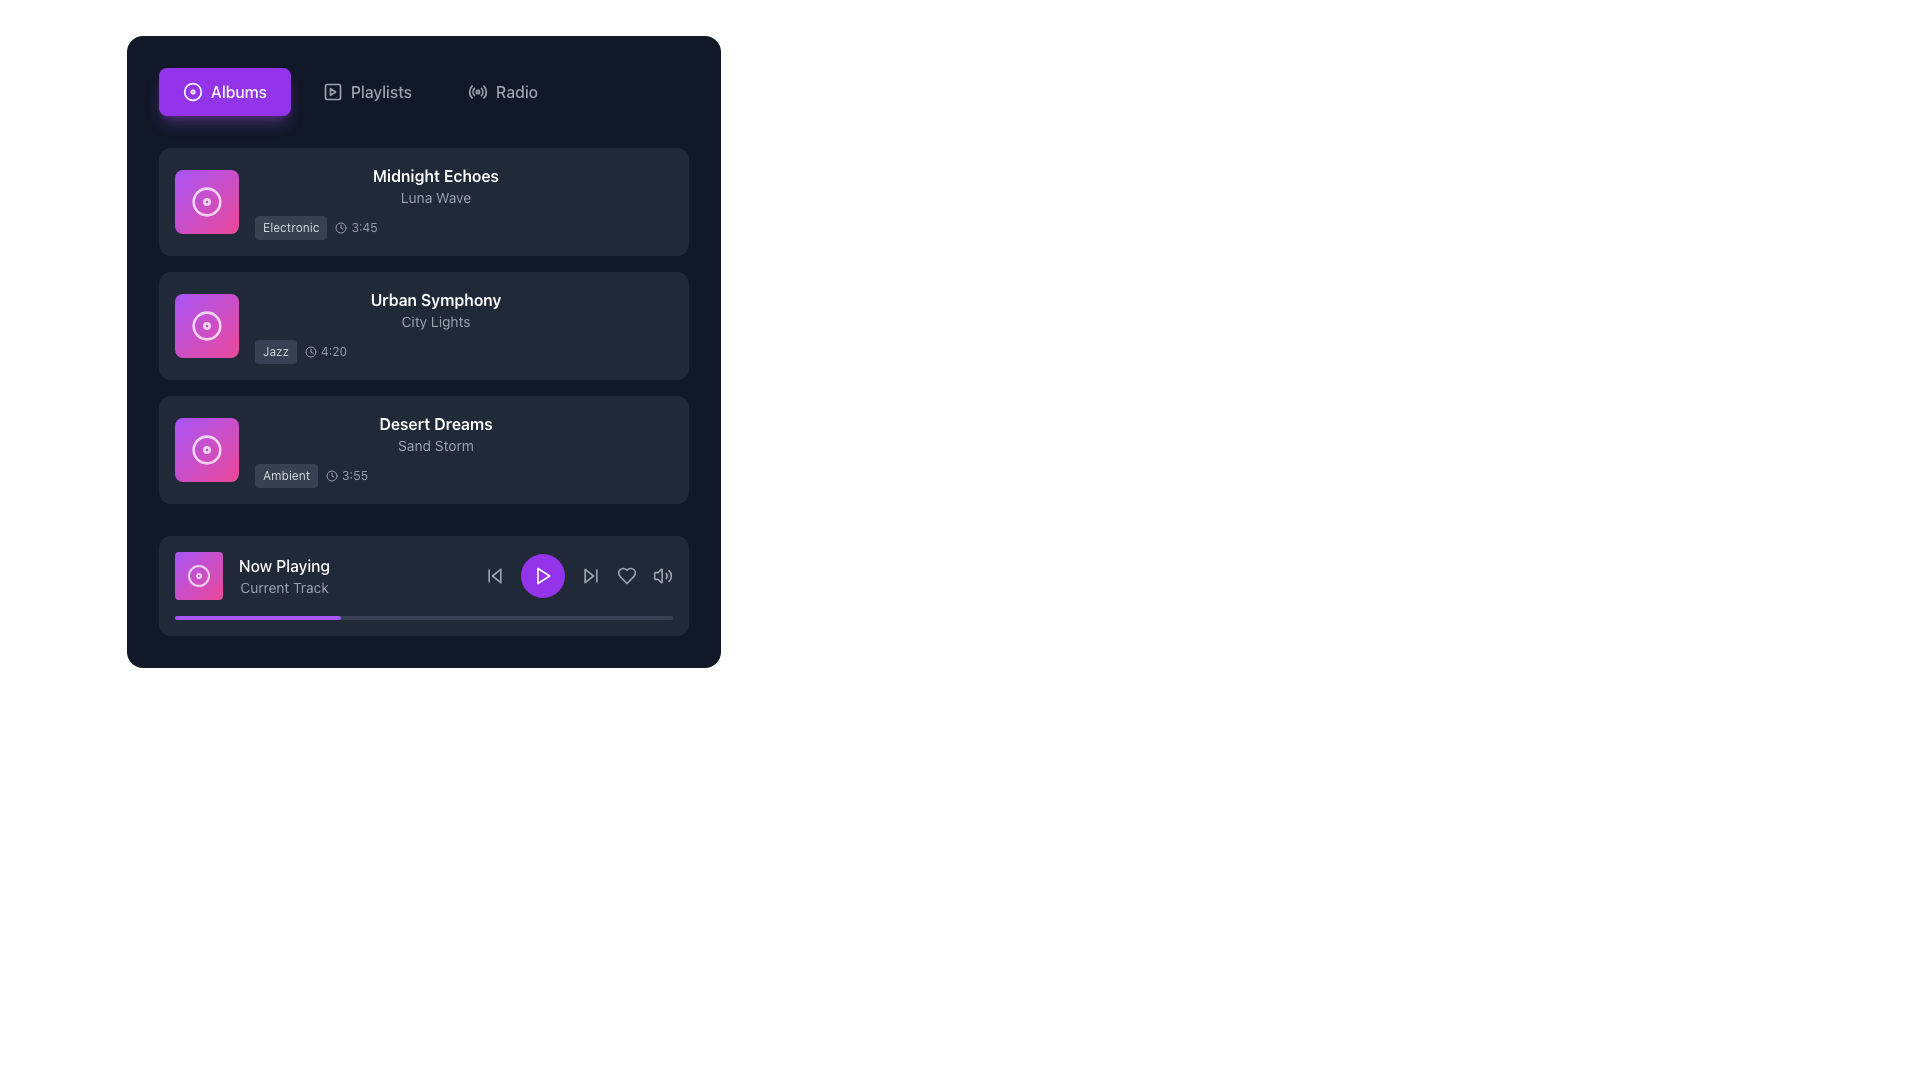  What do you see at coordinates (496, 575) in the screenshot?
I see `the left-pointing SVG arrow button located in the control bar at the bottom of the interface` at bounding box center [496, 575].